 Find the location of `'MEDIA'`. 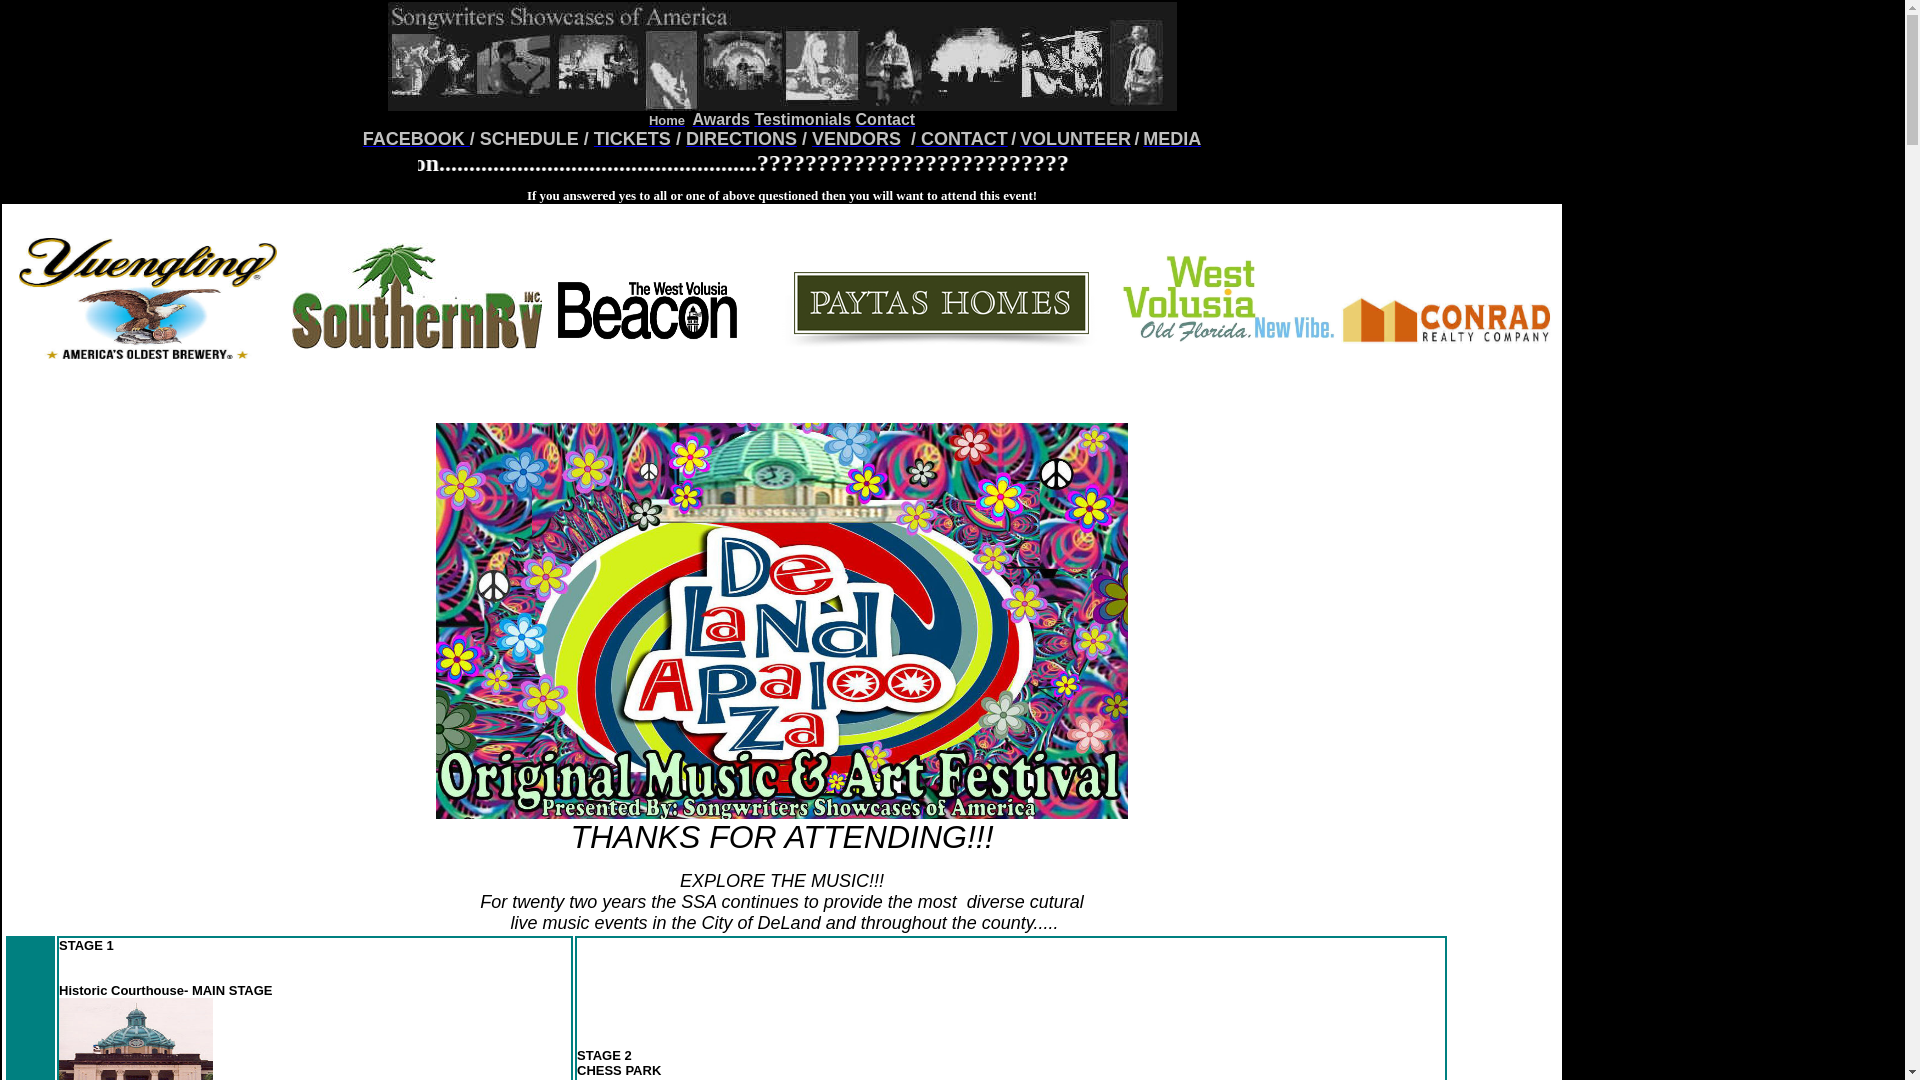

'MEDIA' is located at coordinates (1171, 139).